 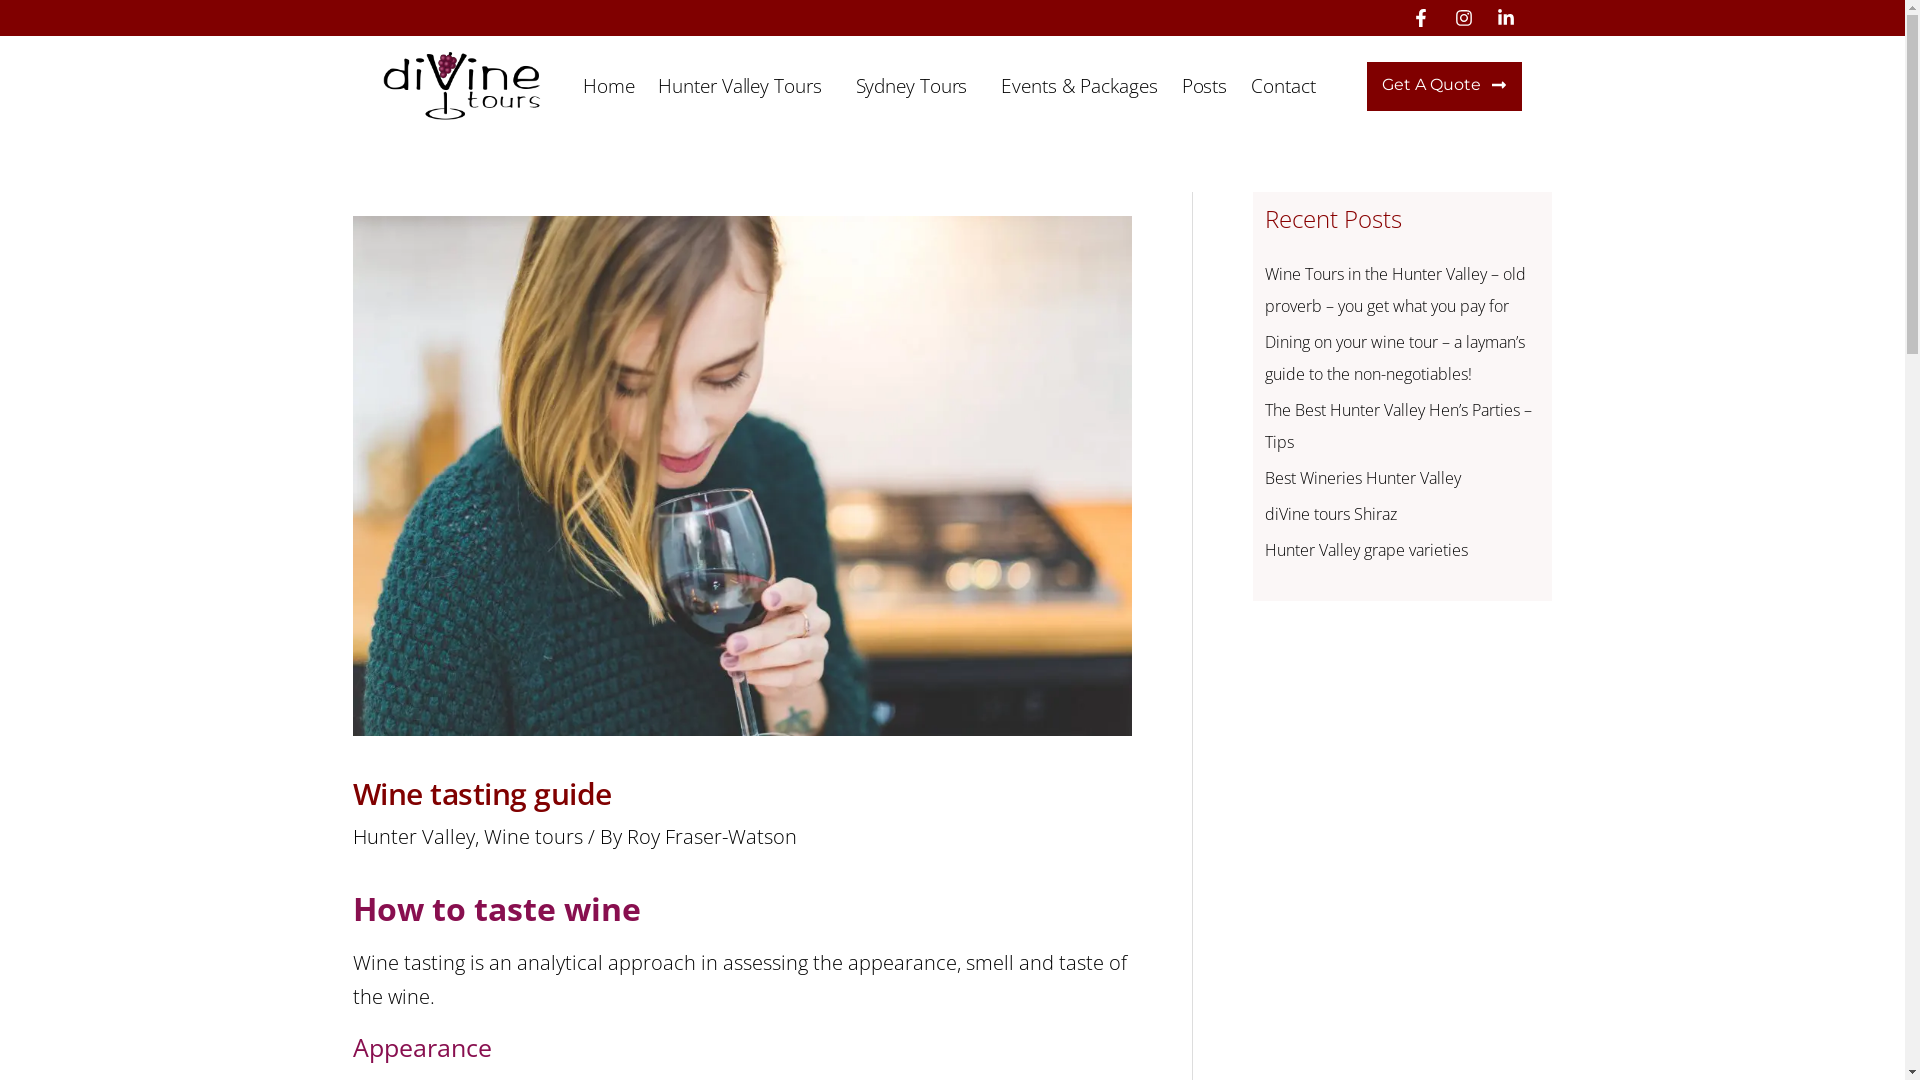 What do you see at coordinates (411, 836) in the screenshot?
I see `'Hunter Valley'` at bounding box center [411, 836].